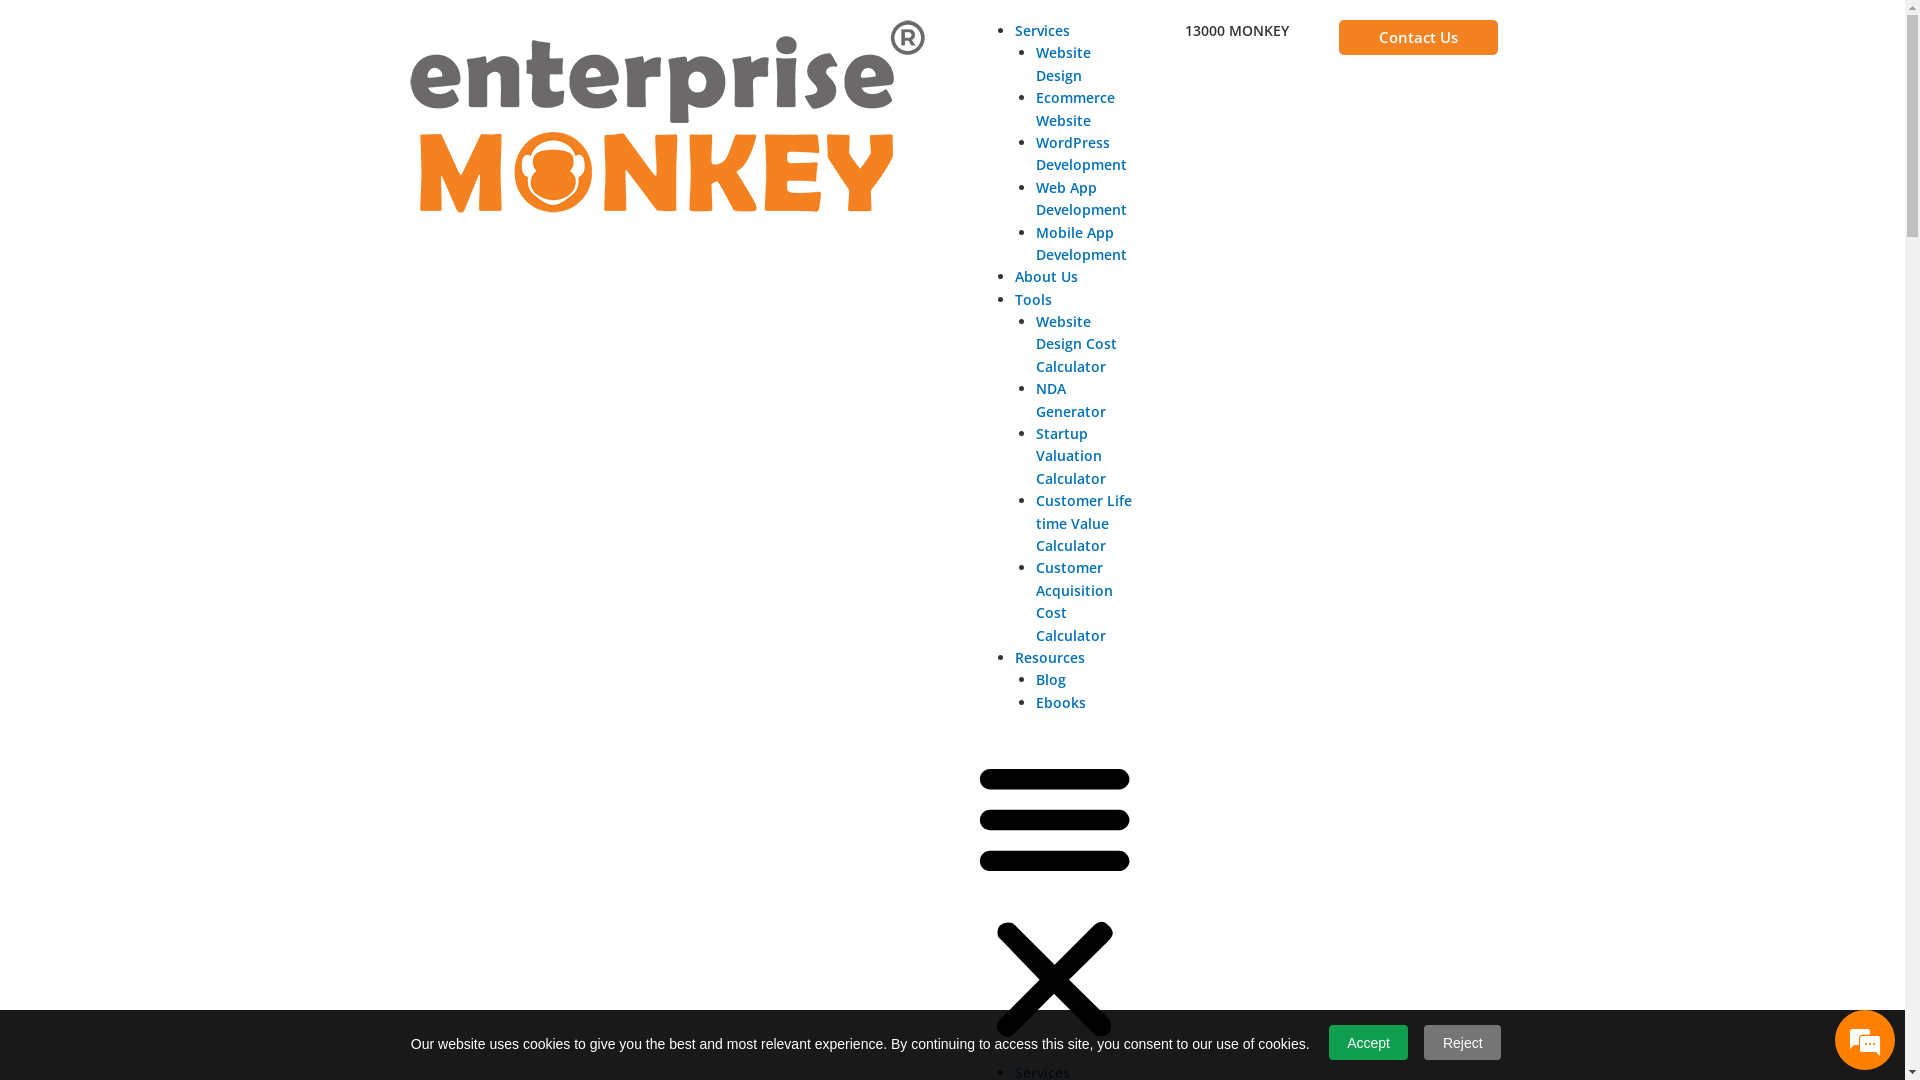 The image size is (1920, 1080). What do you see at coordinates (1036, 522) in the screenshot?
I see `'Customer Life time Value Calculator'` at bounding box center [1036, 522].